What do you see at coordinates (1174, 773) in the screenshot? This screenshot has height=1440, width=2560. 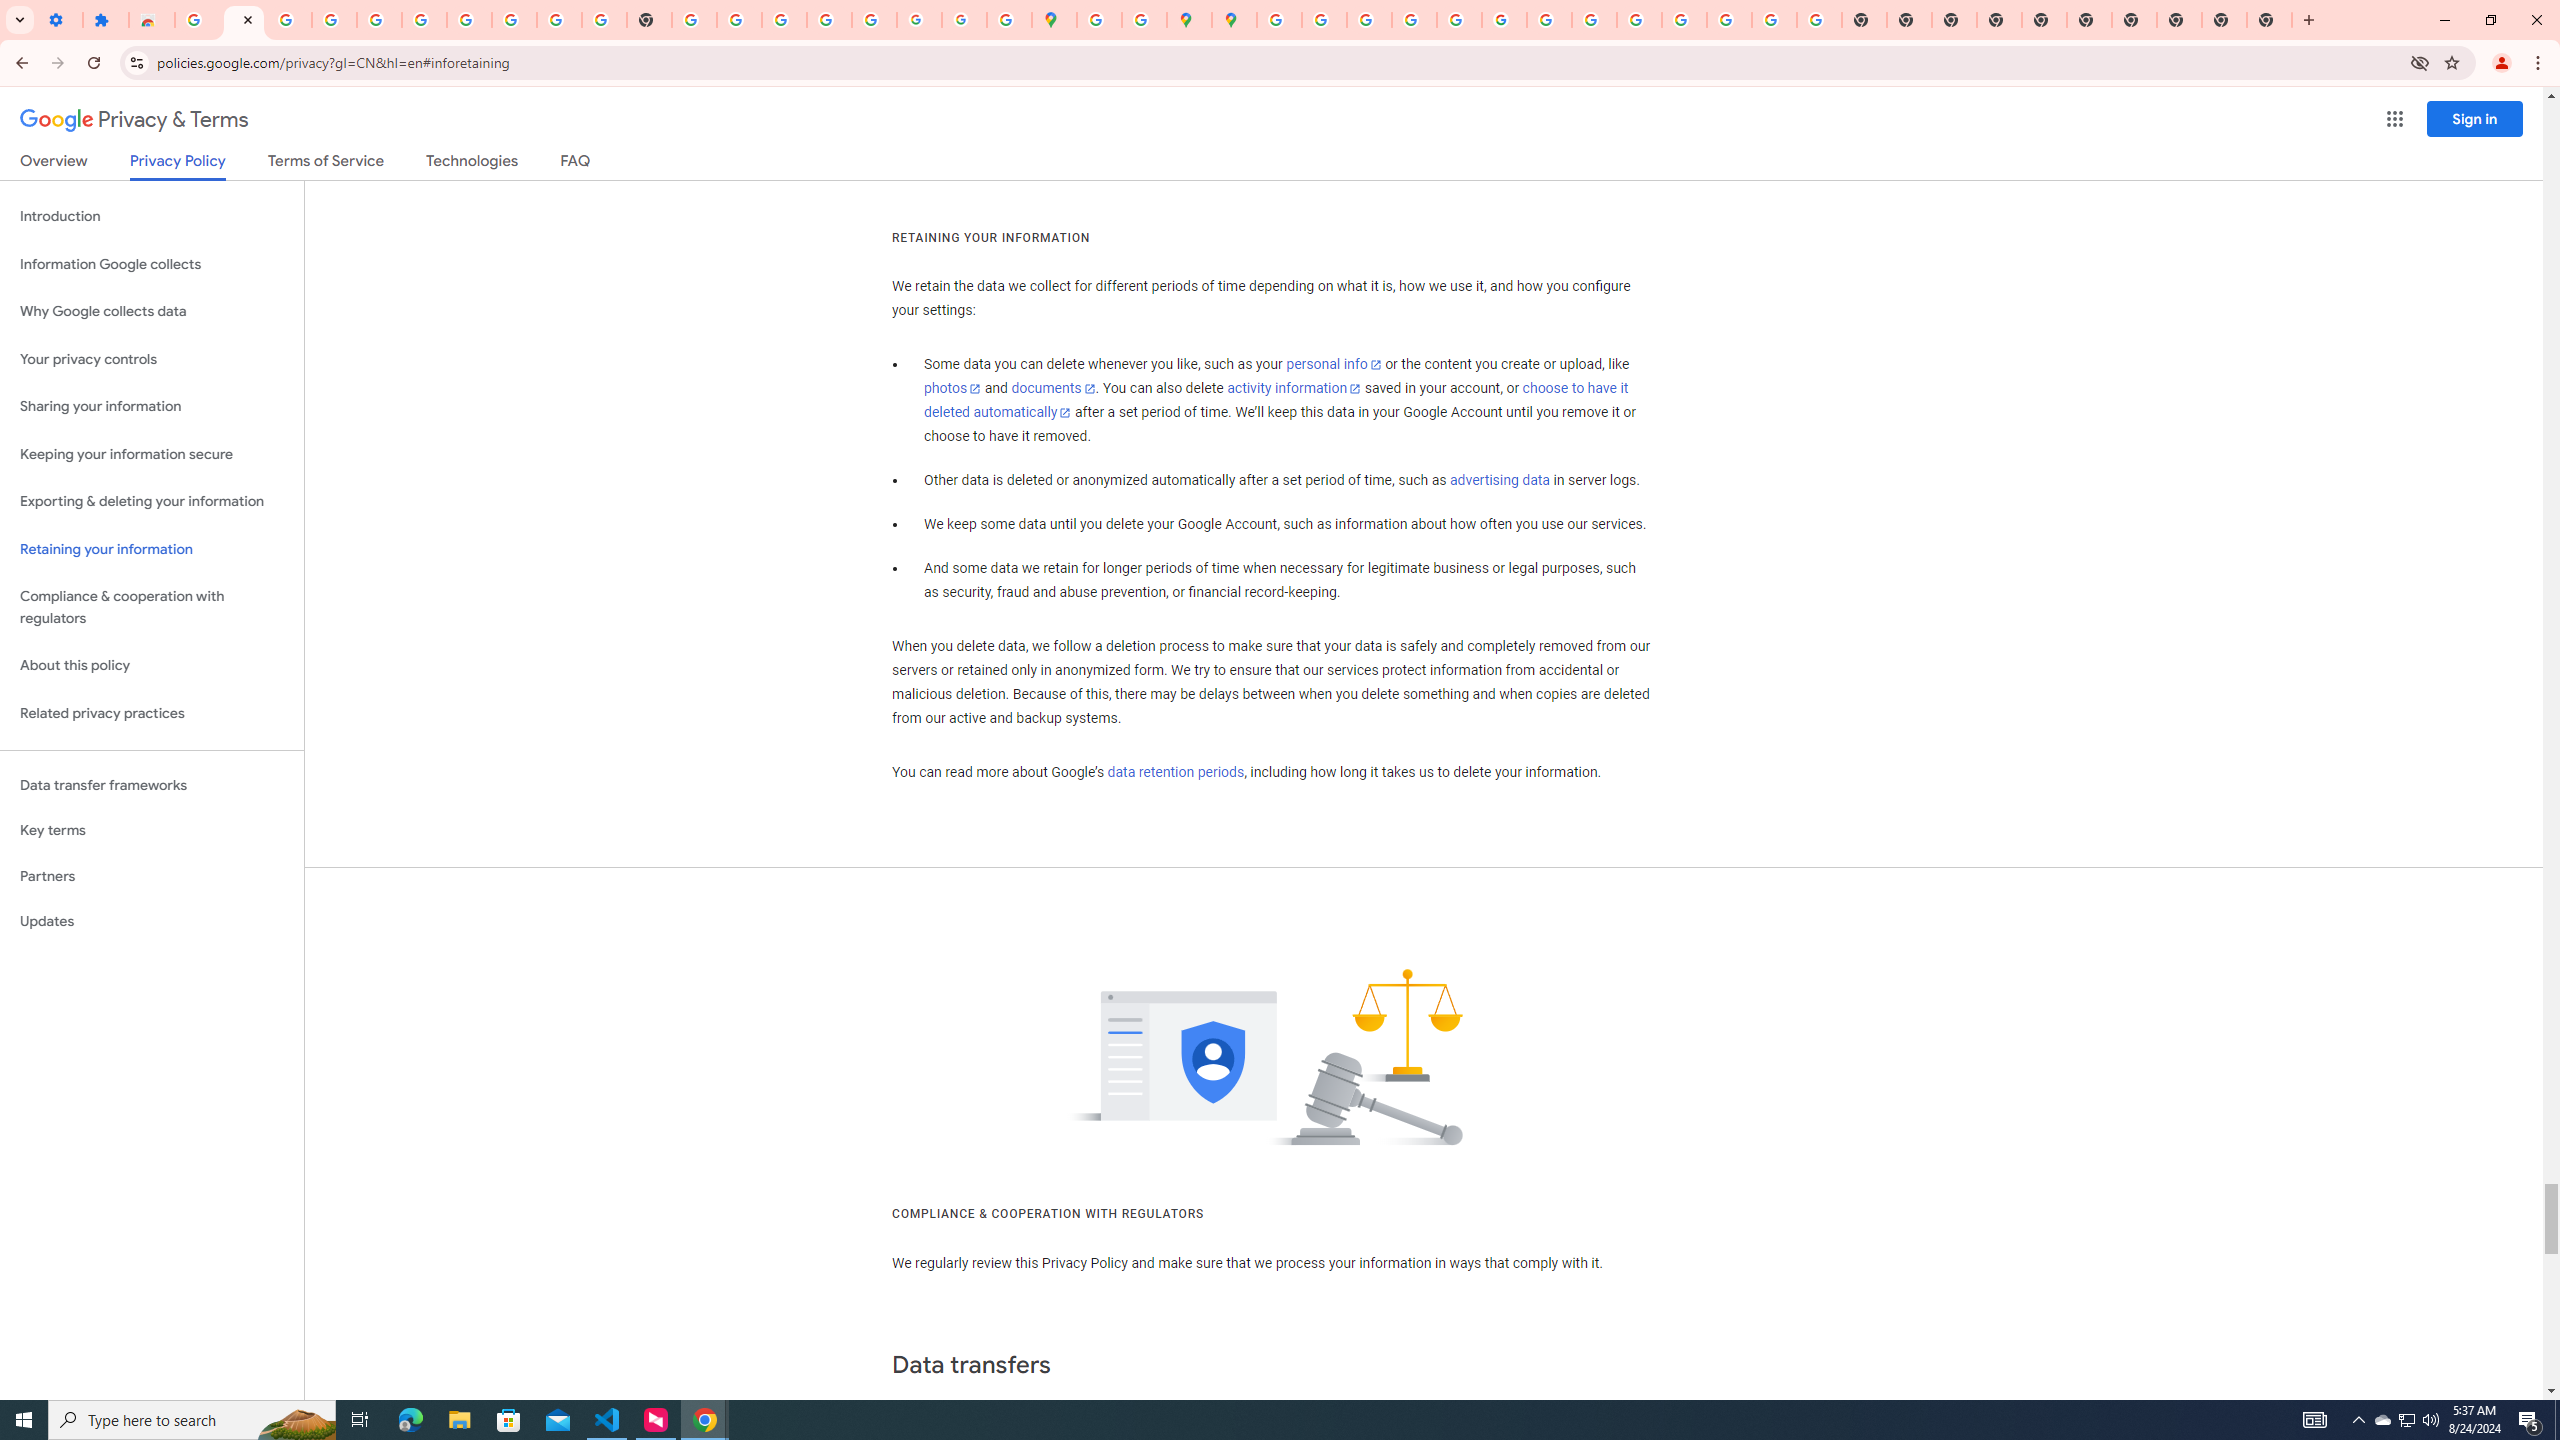 I see `'data retention periods'` at bounding box center [1174, 773].